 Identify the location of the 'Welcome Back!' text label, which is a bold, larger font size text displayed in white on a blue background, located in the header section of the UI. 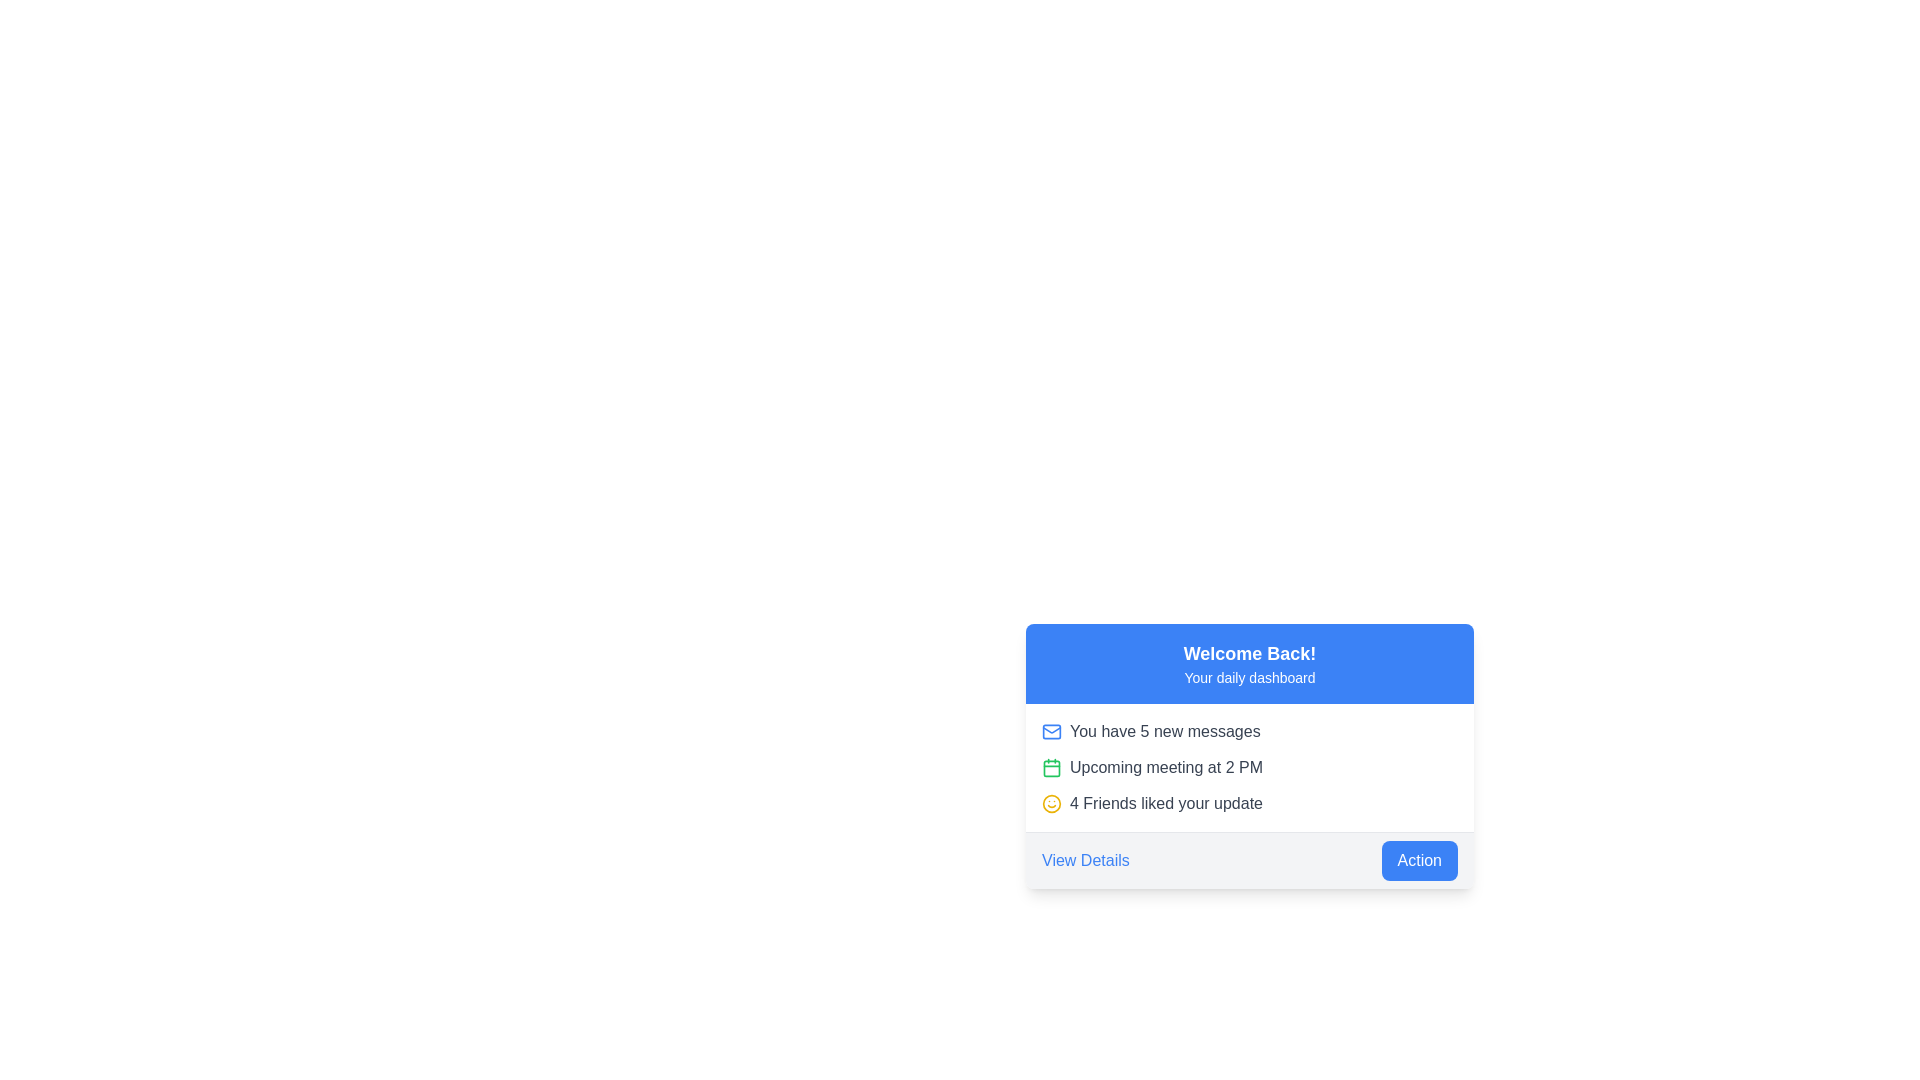
(1248, 654).